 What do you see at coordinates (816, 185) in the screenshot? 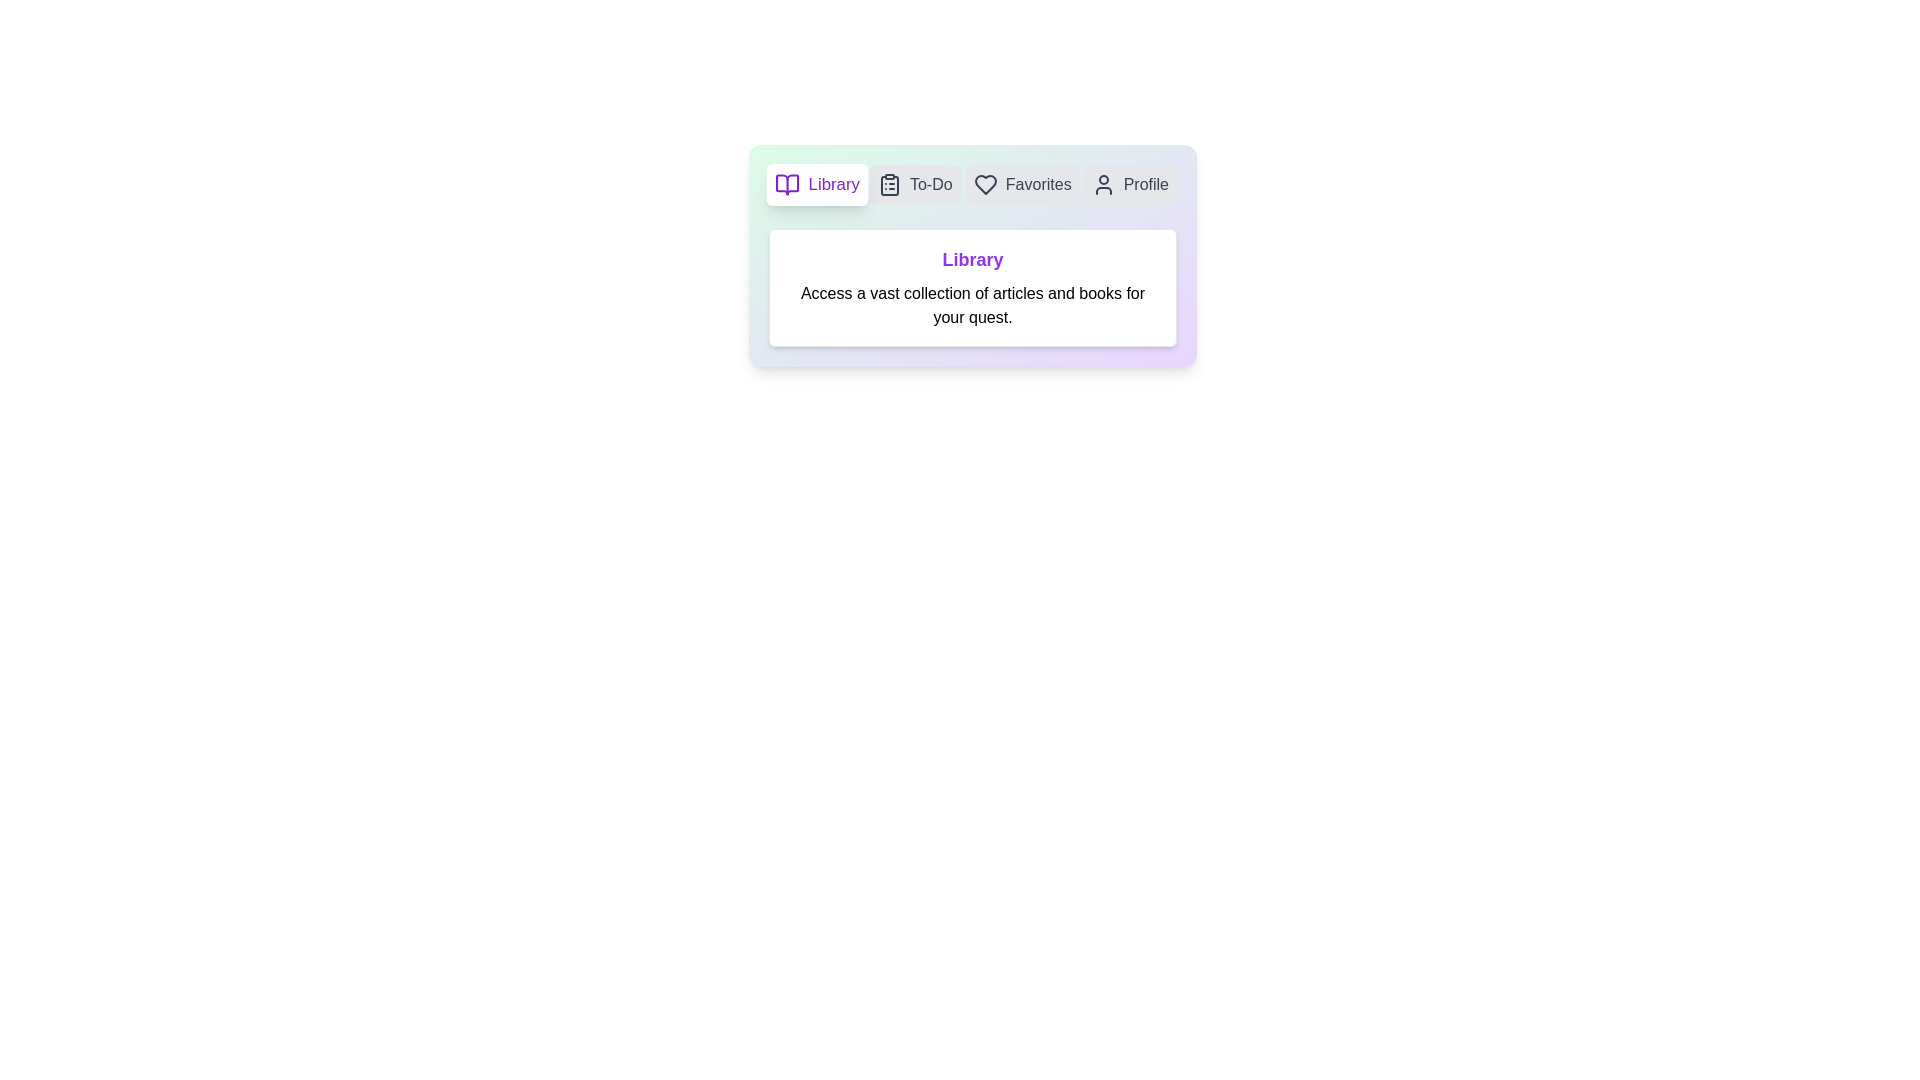
I see `the tab labeled Library to view its content` at bounding box center [816, 185].